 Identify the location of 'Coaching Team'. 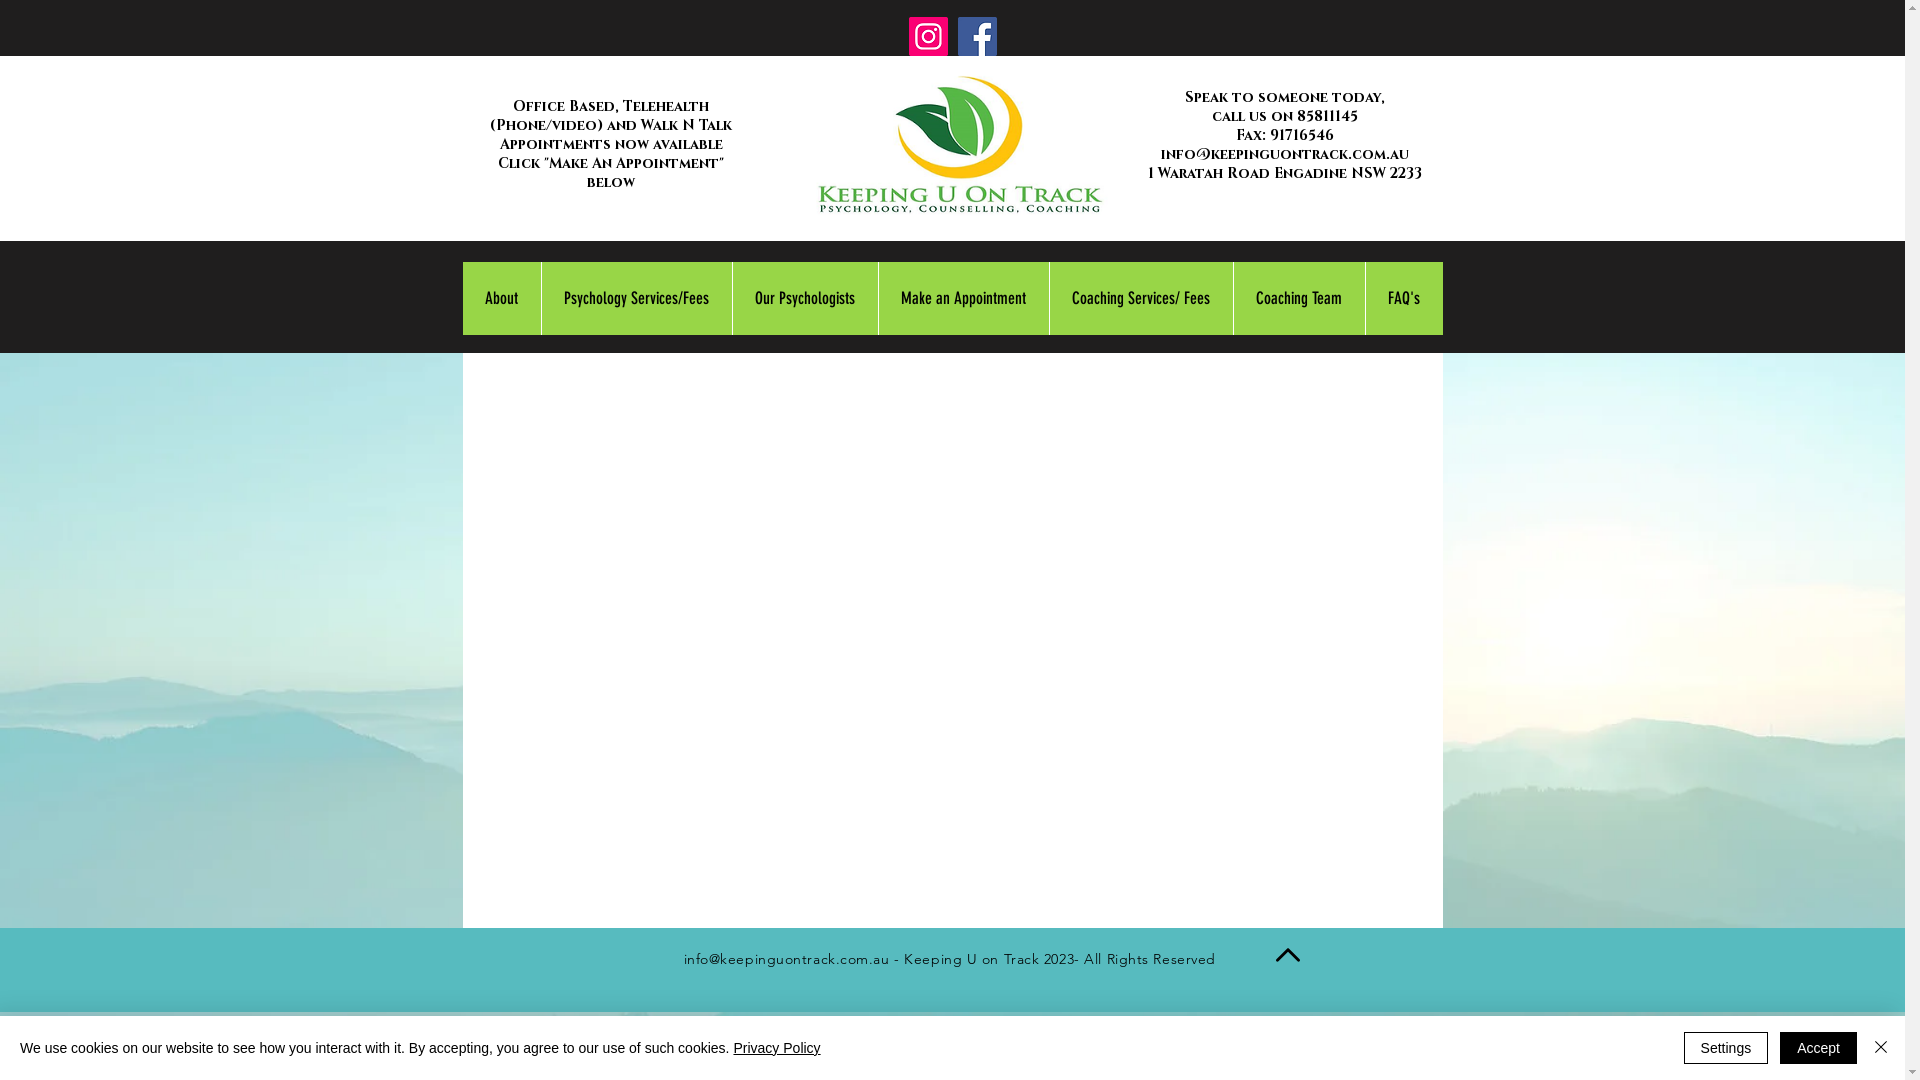
(1297, 298).